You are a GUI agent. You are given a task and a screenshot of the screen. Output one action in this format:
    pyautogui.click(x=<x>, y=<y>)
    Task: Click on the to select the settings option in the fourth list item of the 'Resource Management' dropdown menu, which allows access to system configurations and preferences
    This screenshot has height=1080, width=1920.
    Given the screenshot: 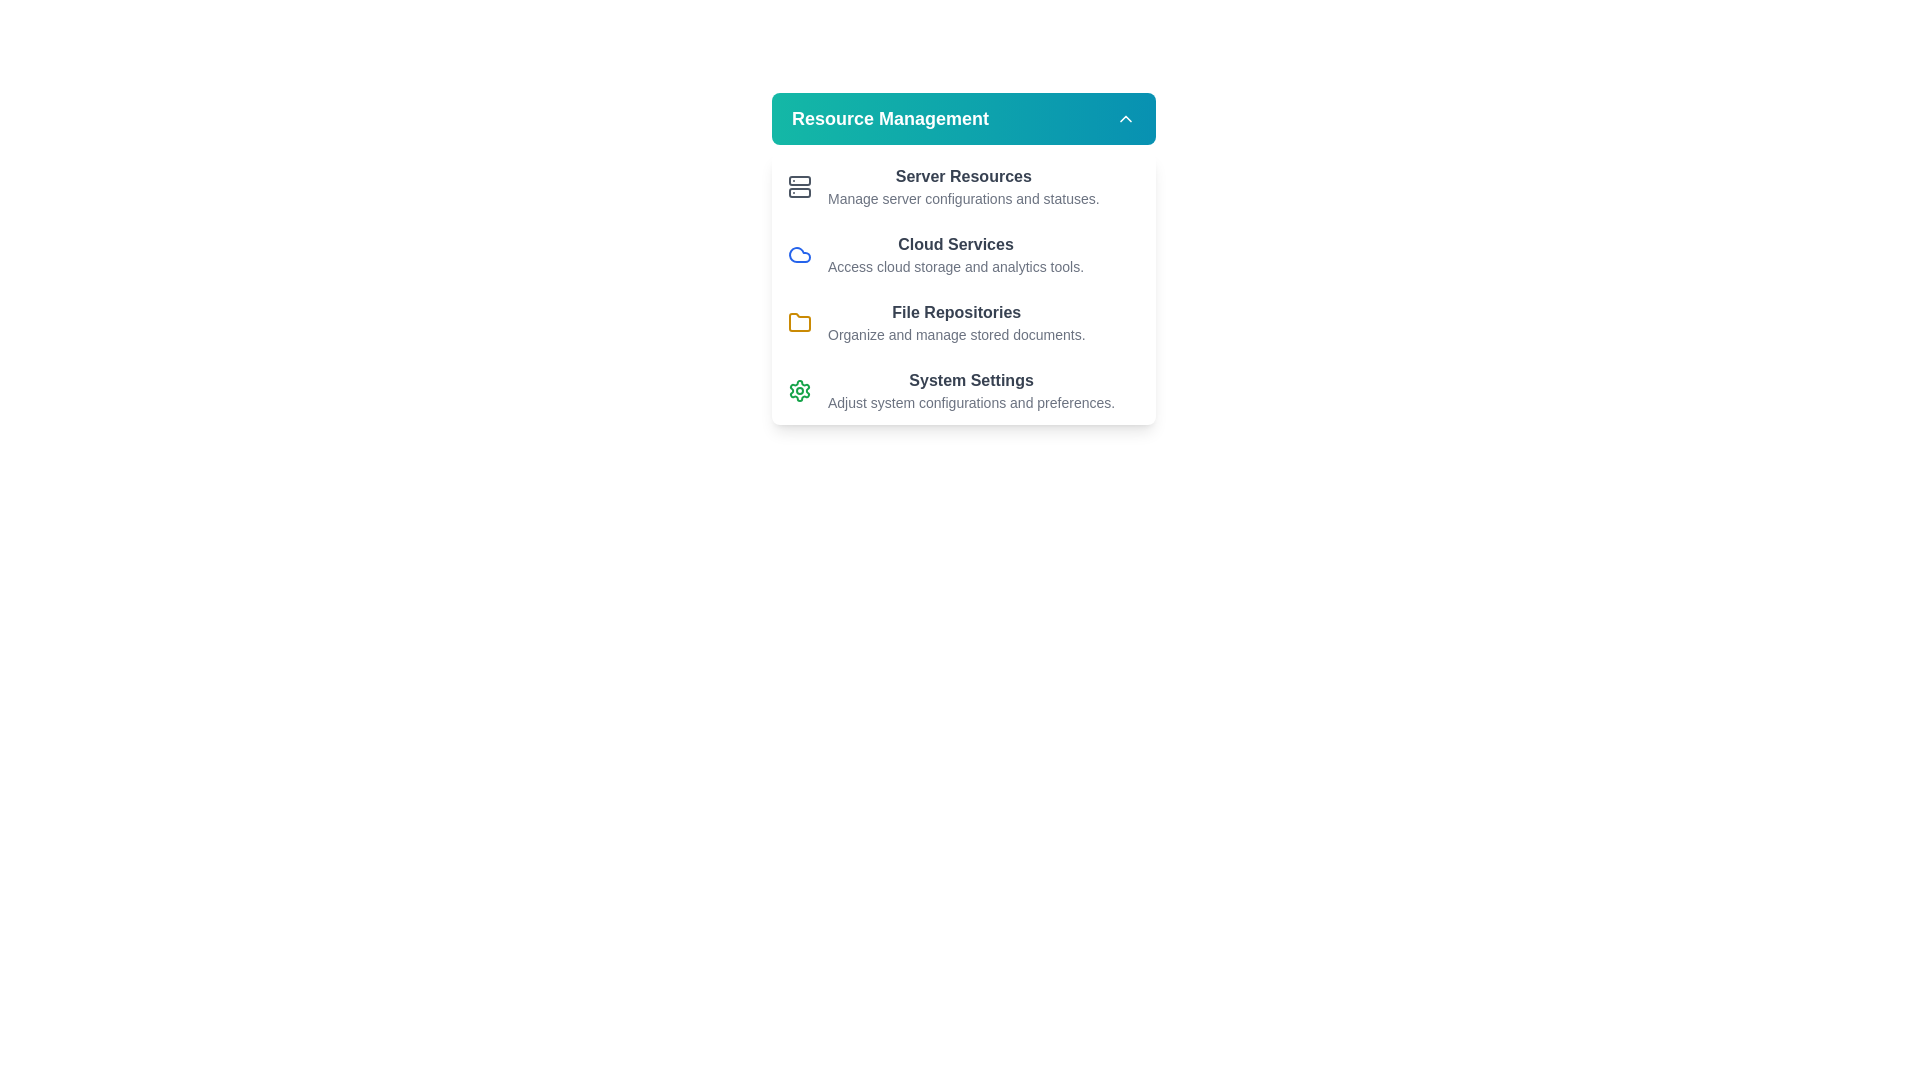 What is the action you would take?
    pyautogui.click(x=964, y=390)
    